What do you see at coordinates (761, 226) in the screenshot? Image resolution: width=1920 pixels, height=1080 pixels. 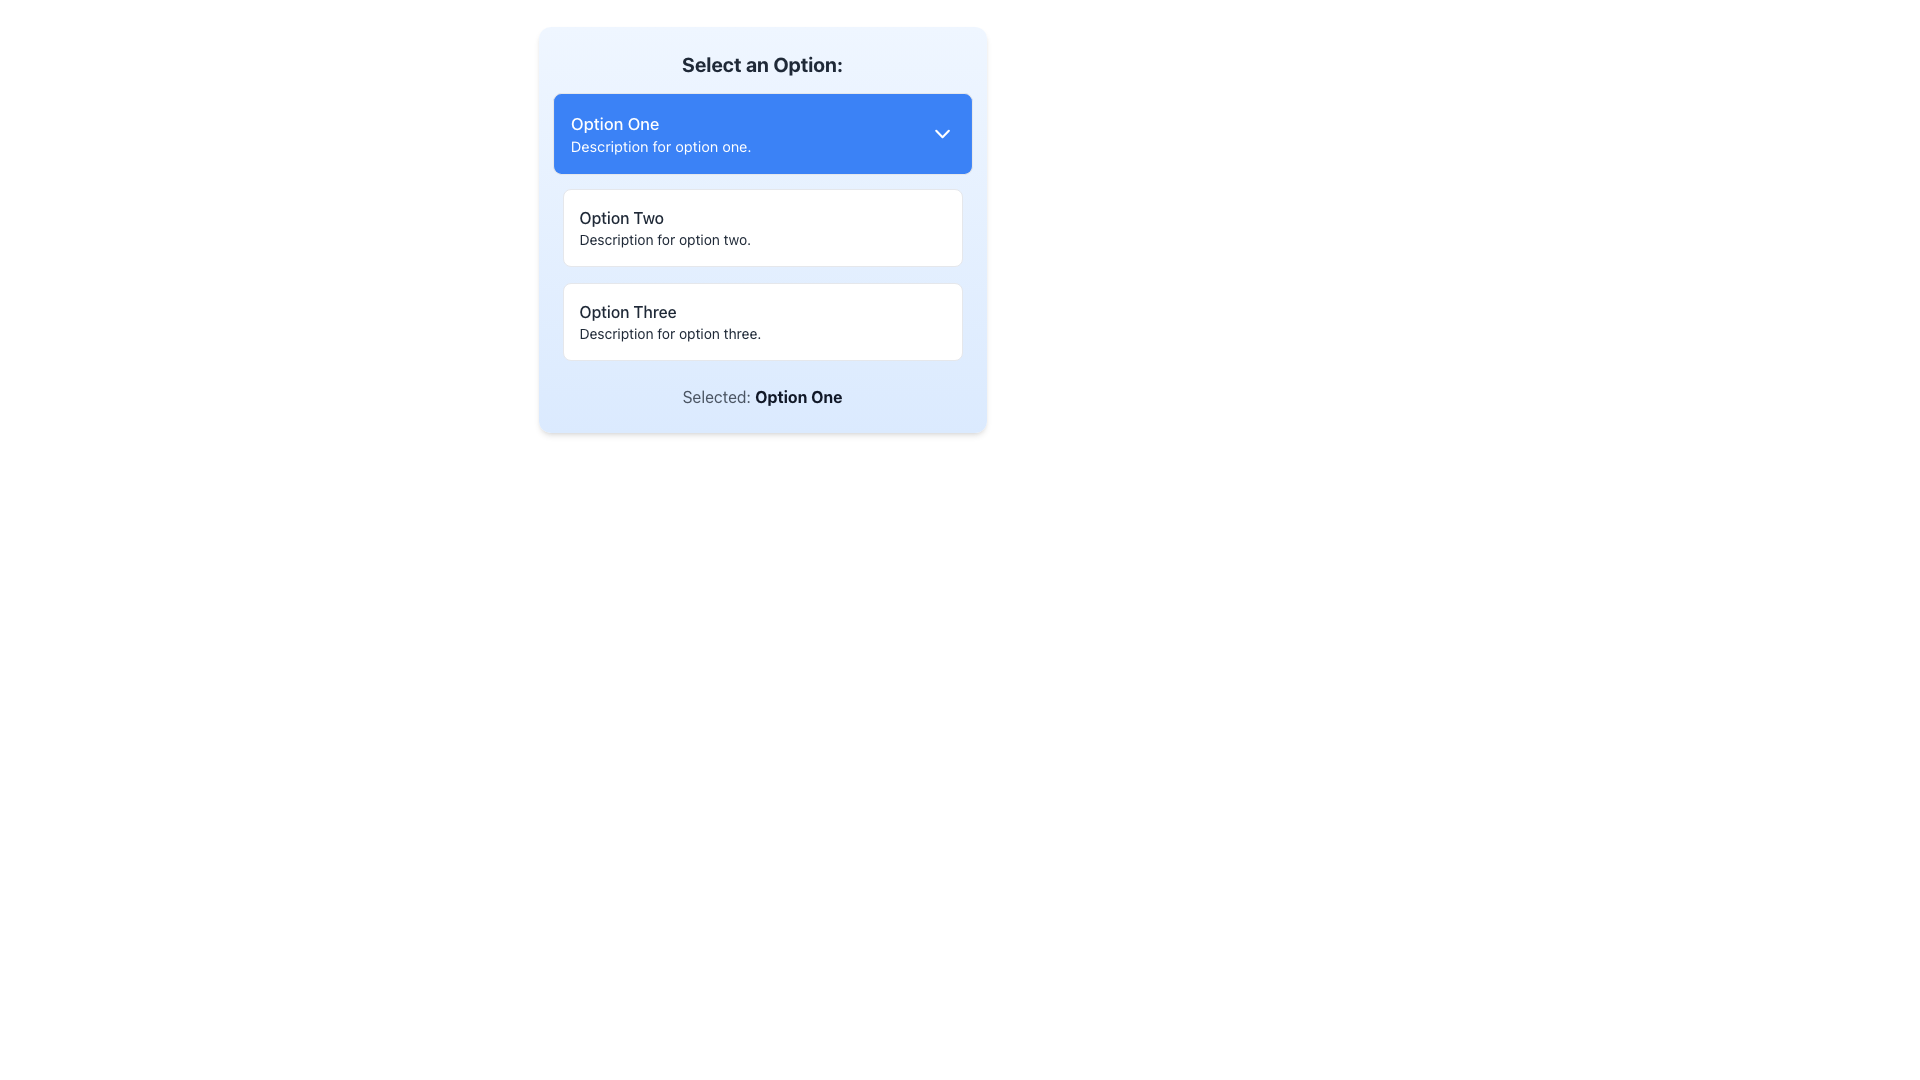 I see `the 'Option Two' button, which is a rectangular button with a white background, light gray border, and rounded corners` at bounding box center [761, 226].